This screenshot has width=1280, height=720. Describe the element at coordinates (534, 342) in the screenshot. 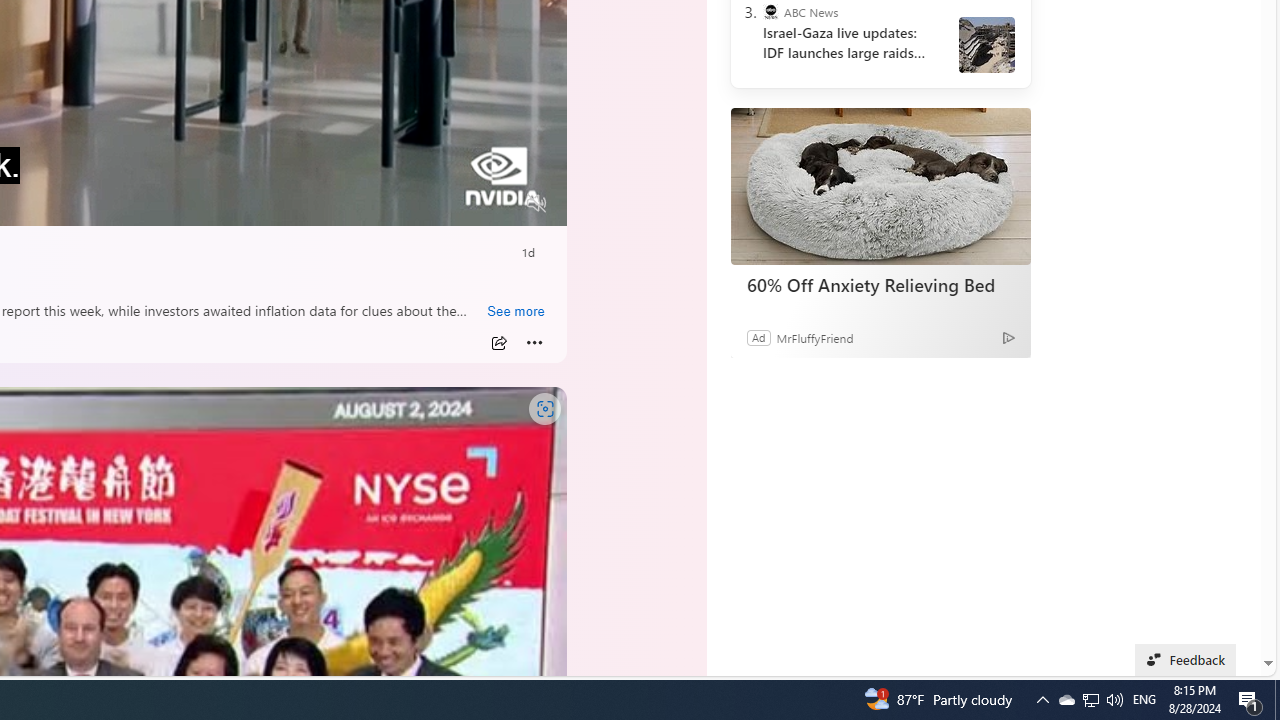

I see `'More'` at that location.